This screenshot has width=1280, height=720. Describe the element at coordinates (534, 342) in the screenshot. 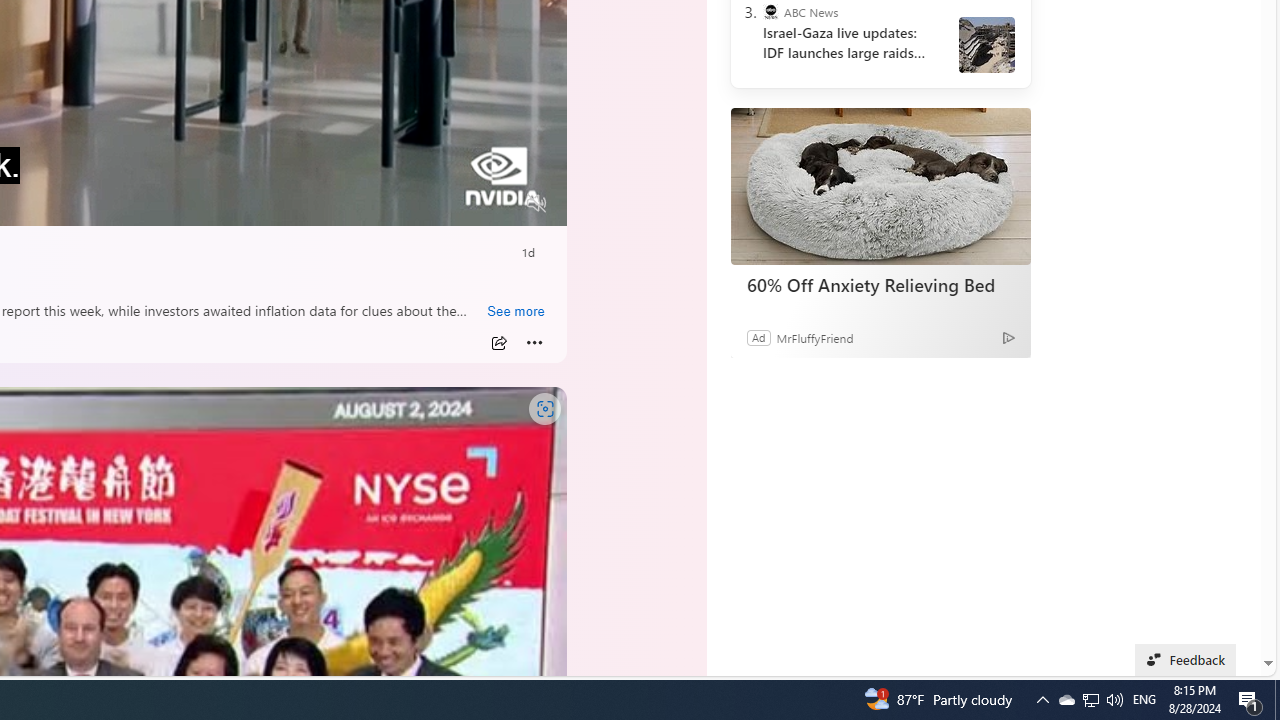

I see `'More'` at that location.